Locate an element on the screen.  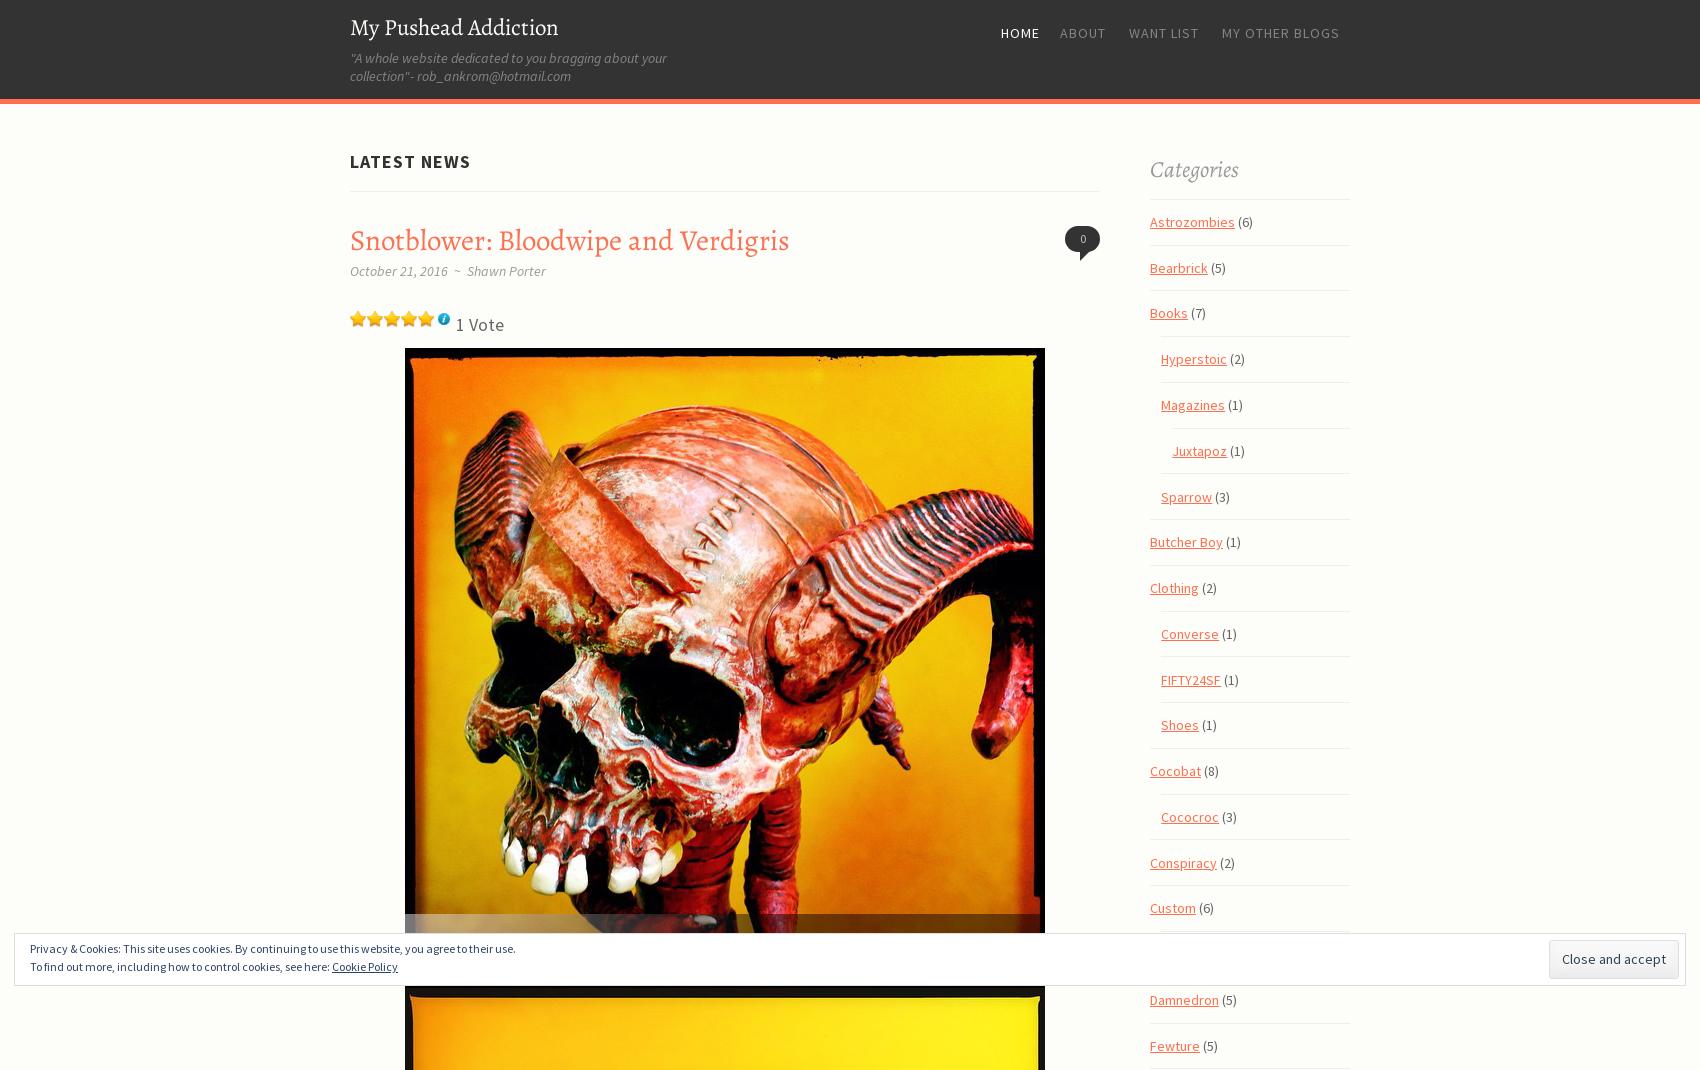
'Conspiracy' is located at coordinates (1182, 861).